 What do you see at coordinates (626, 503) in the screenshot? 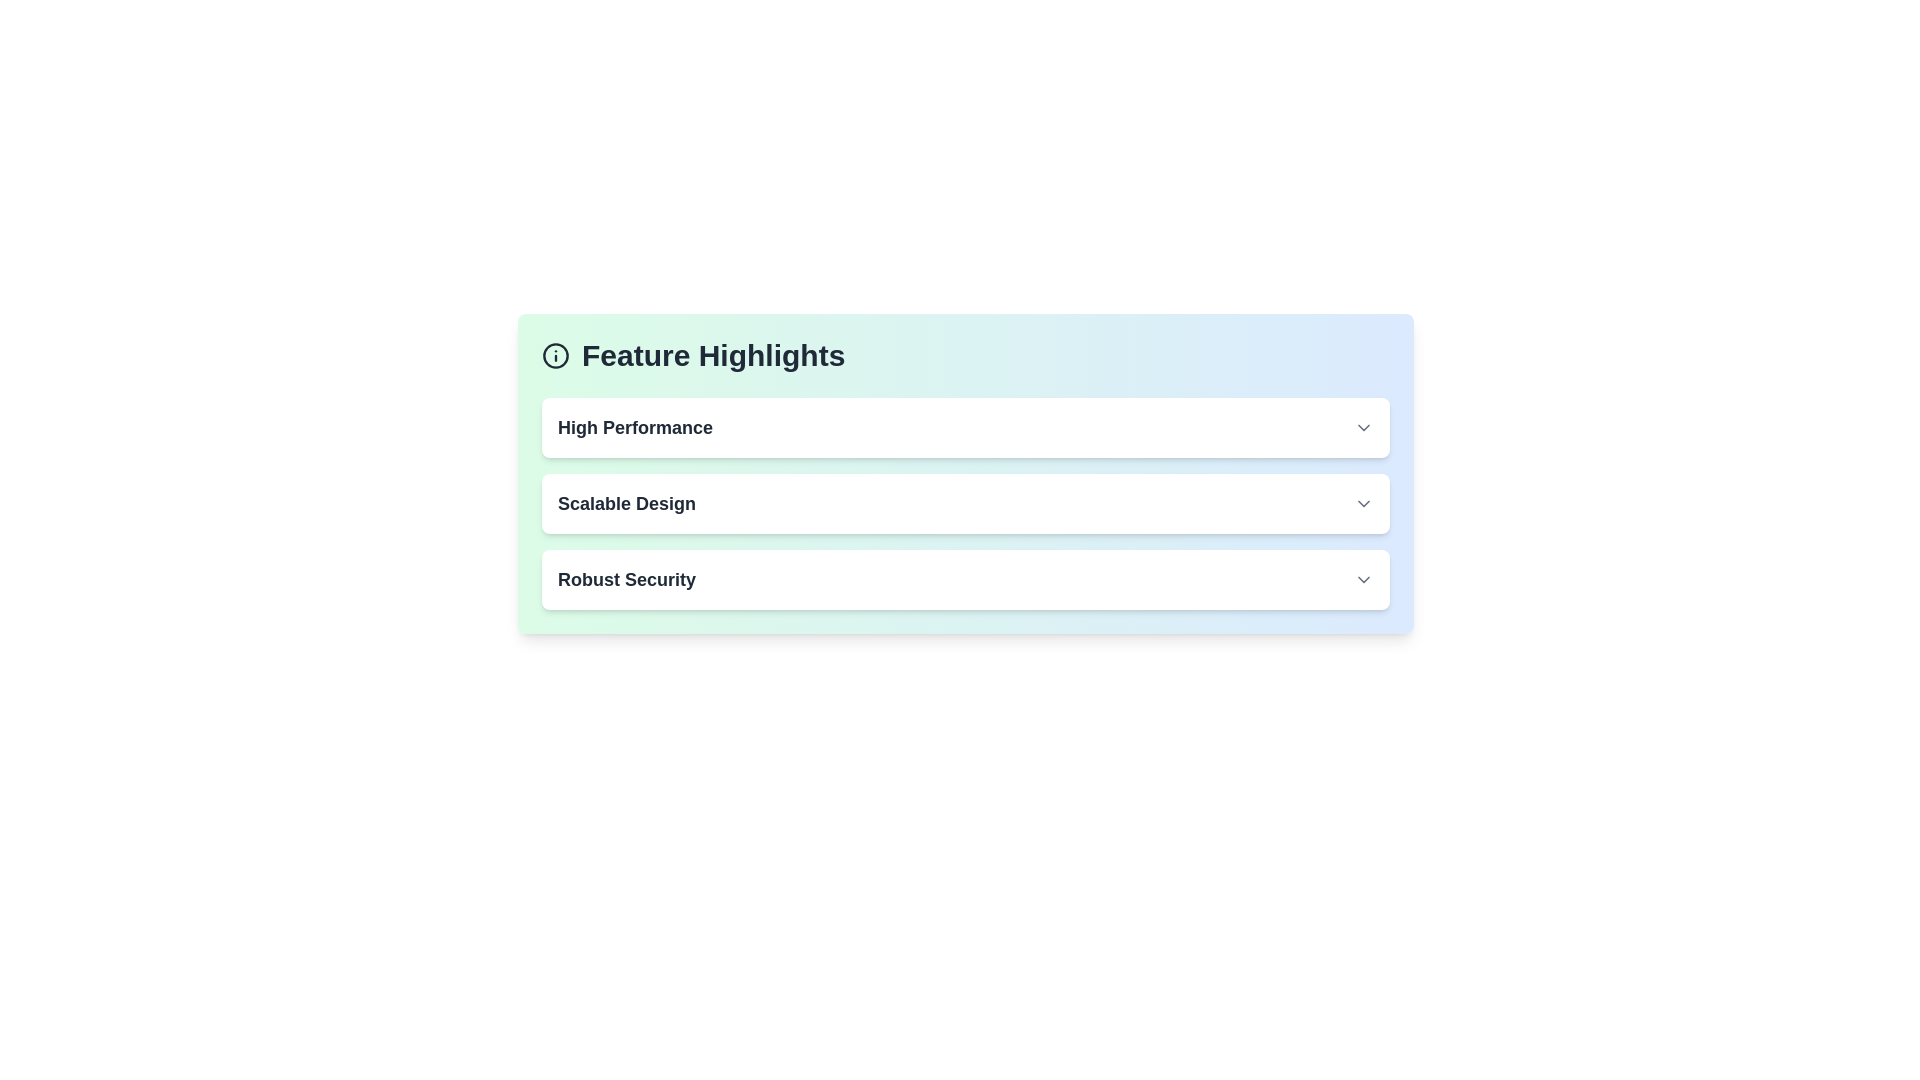
I see `the static text element labeled 'Scalable Design', which is positioned below 'High Performance' and above 'Robust Security'` at bounding box center [626, 503].